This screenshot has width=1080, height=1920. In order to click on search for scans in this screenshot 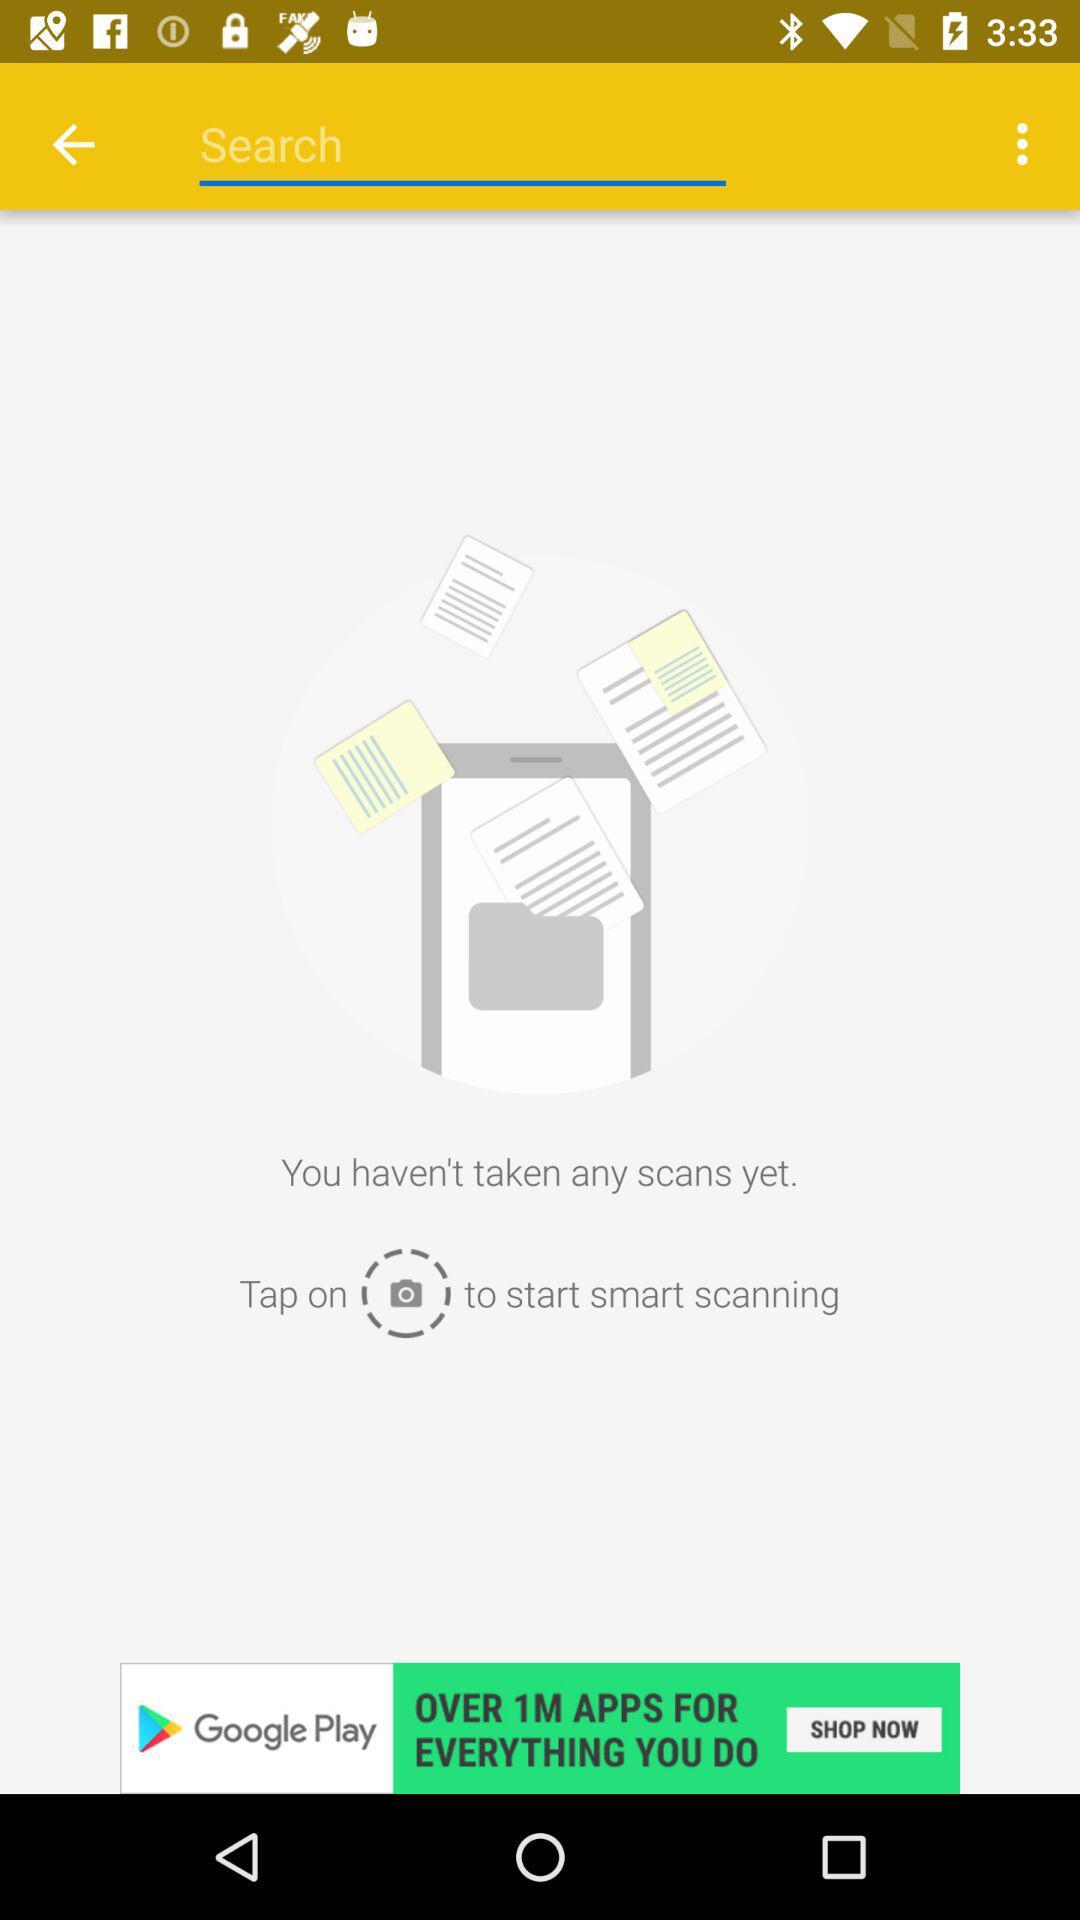, I will do `click(462, 143)`.